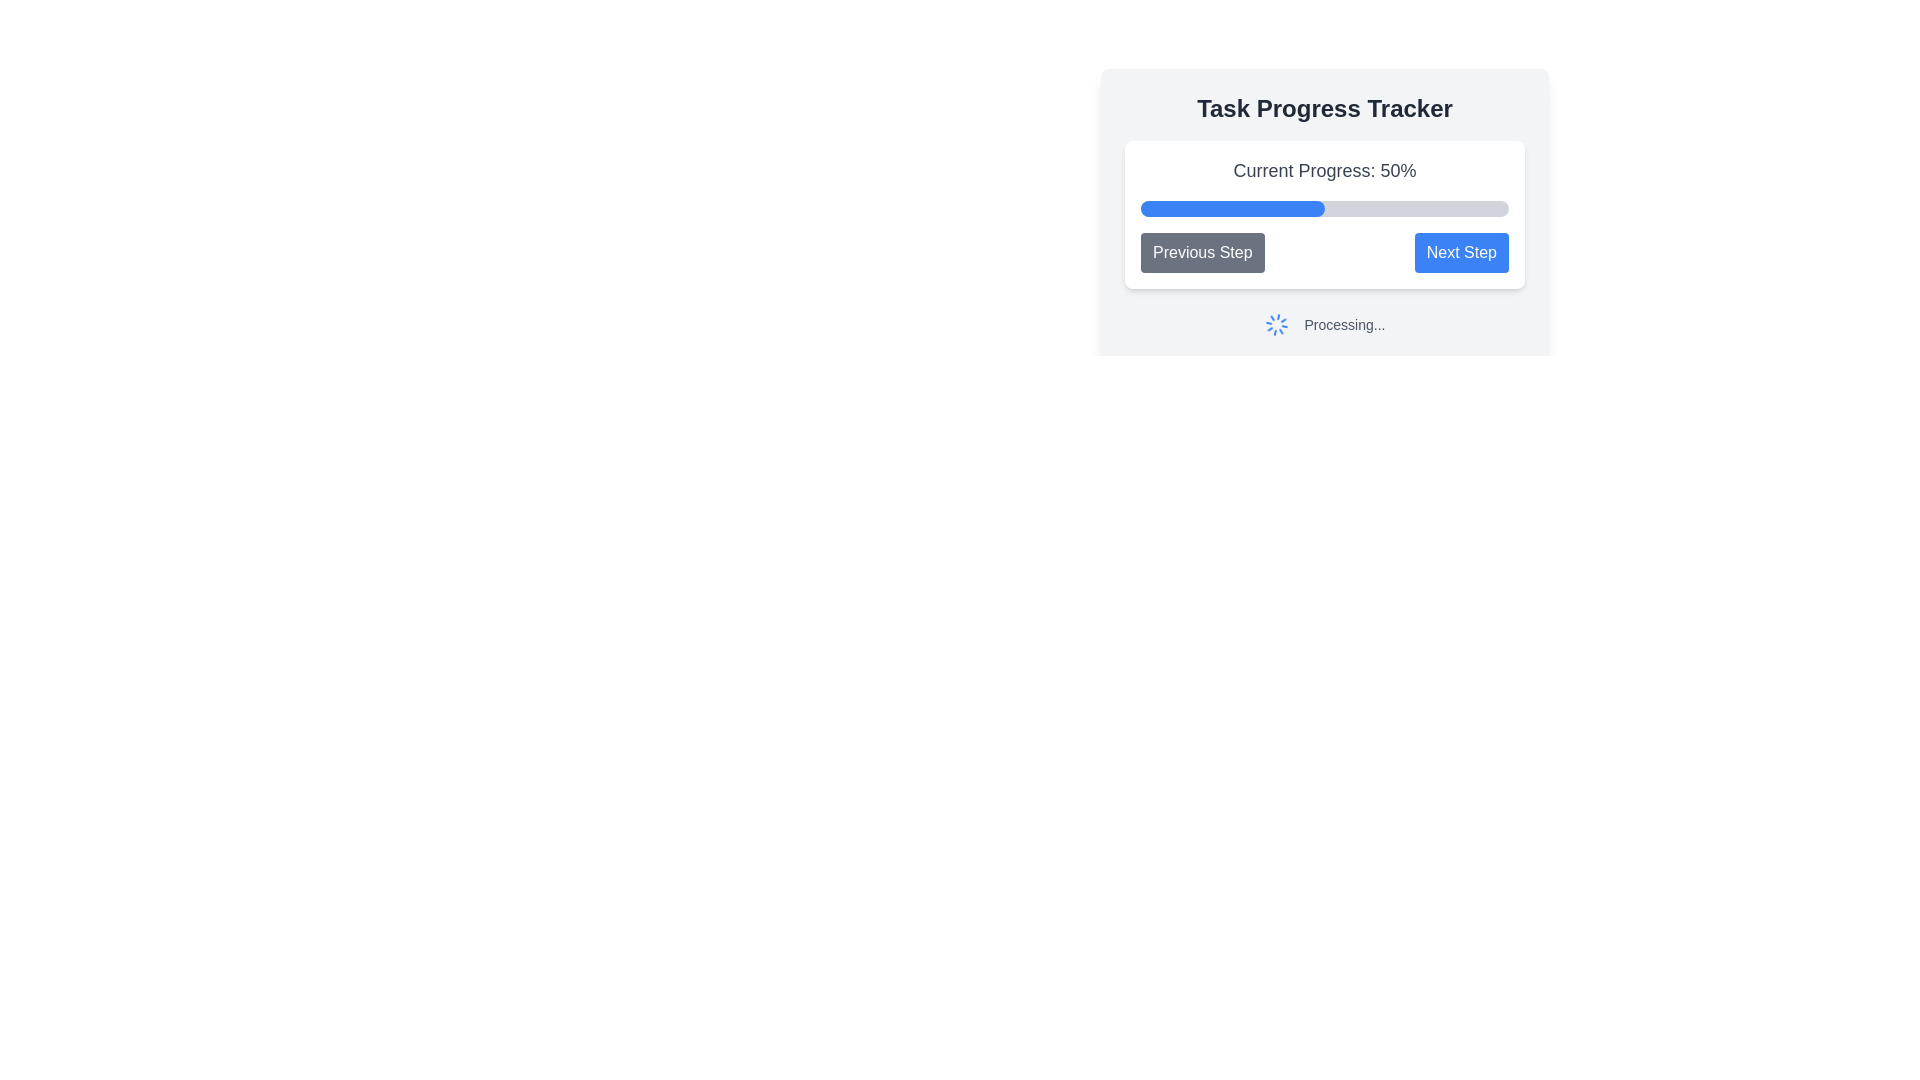 Image resolution: width=1920 pixels, height=1080 pixels. I want to click on the filled segment of the Progress bar that indicates 50% completion under the 'Current Progress: 50%' text in the 'Task Progress Tracker' section, so click(1232, 208).